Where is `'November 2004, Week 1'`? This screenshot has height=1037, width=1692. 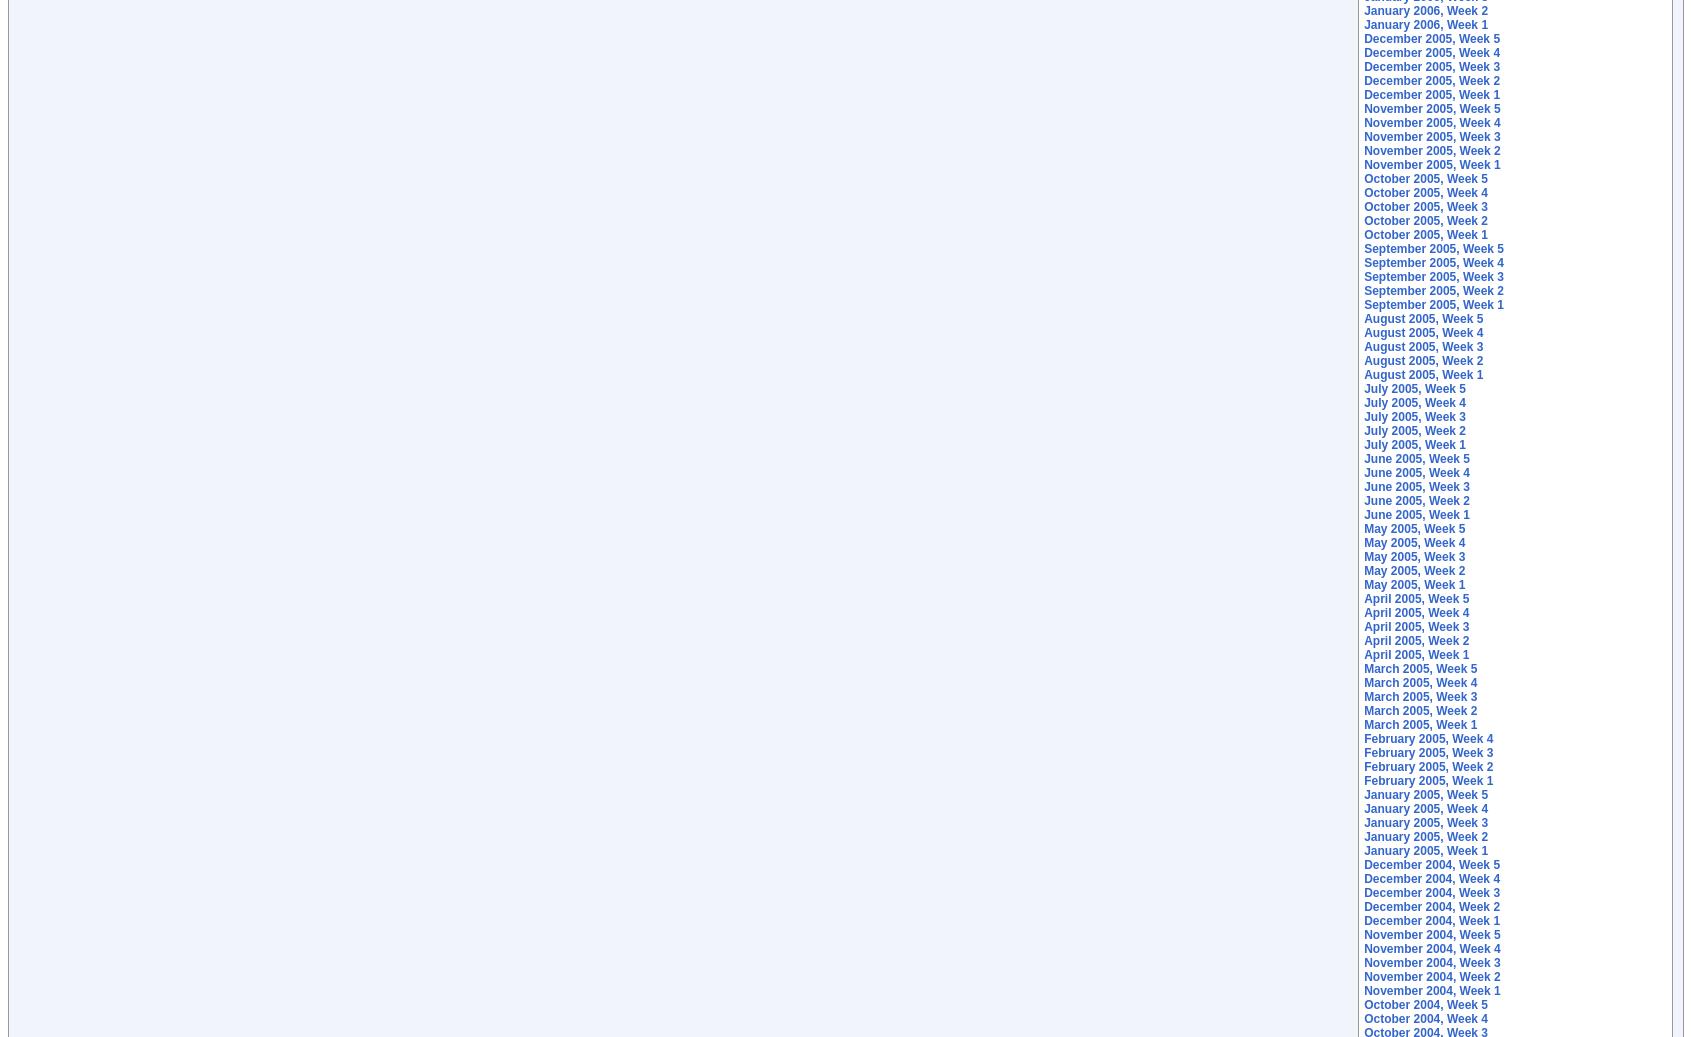 'November 2004, Week 1' is located at coordinates (1430, 990).